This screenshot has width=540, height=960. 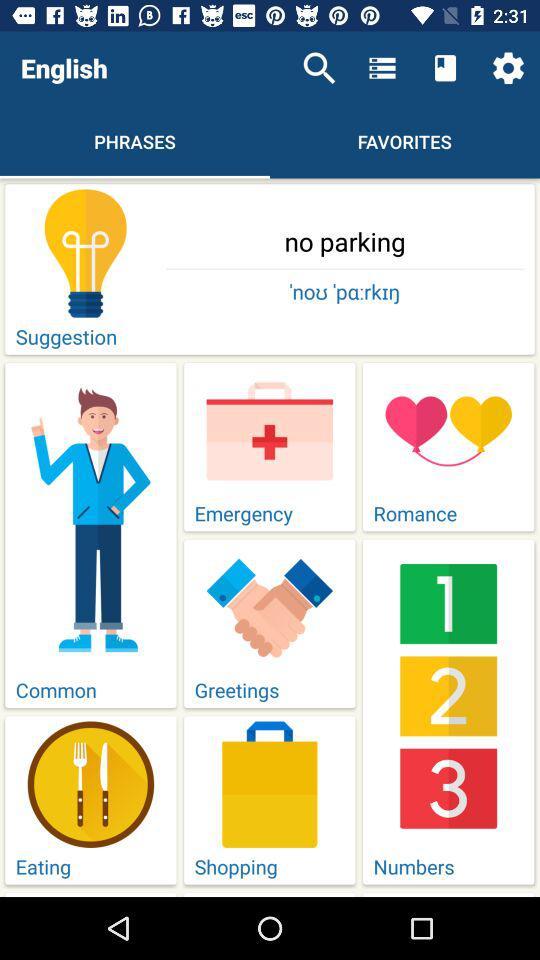 What do you see at coordinates (382, 68) in the screenshot?
I see `icon above favorites` at bounding box center [382, 68].